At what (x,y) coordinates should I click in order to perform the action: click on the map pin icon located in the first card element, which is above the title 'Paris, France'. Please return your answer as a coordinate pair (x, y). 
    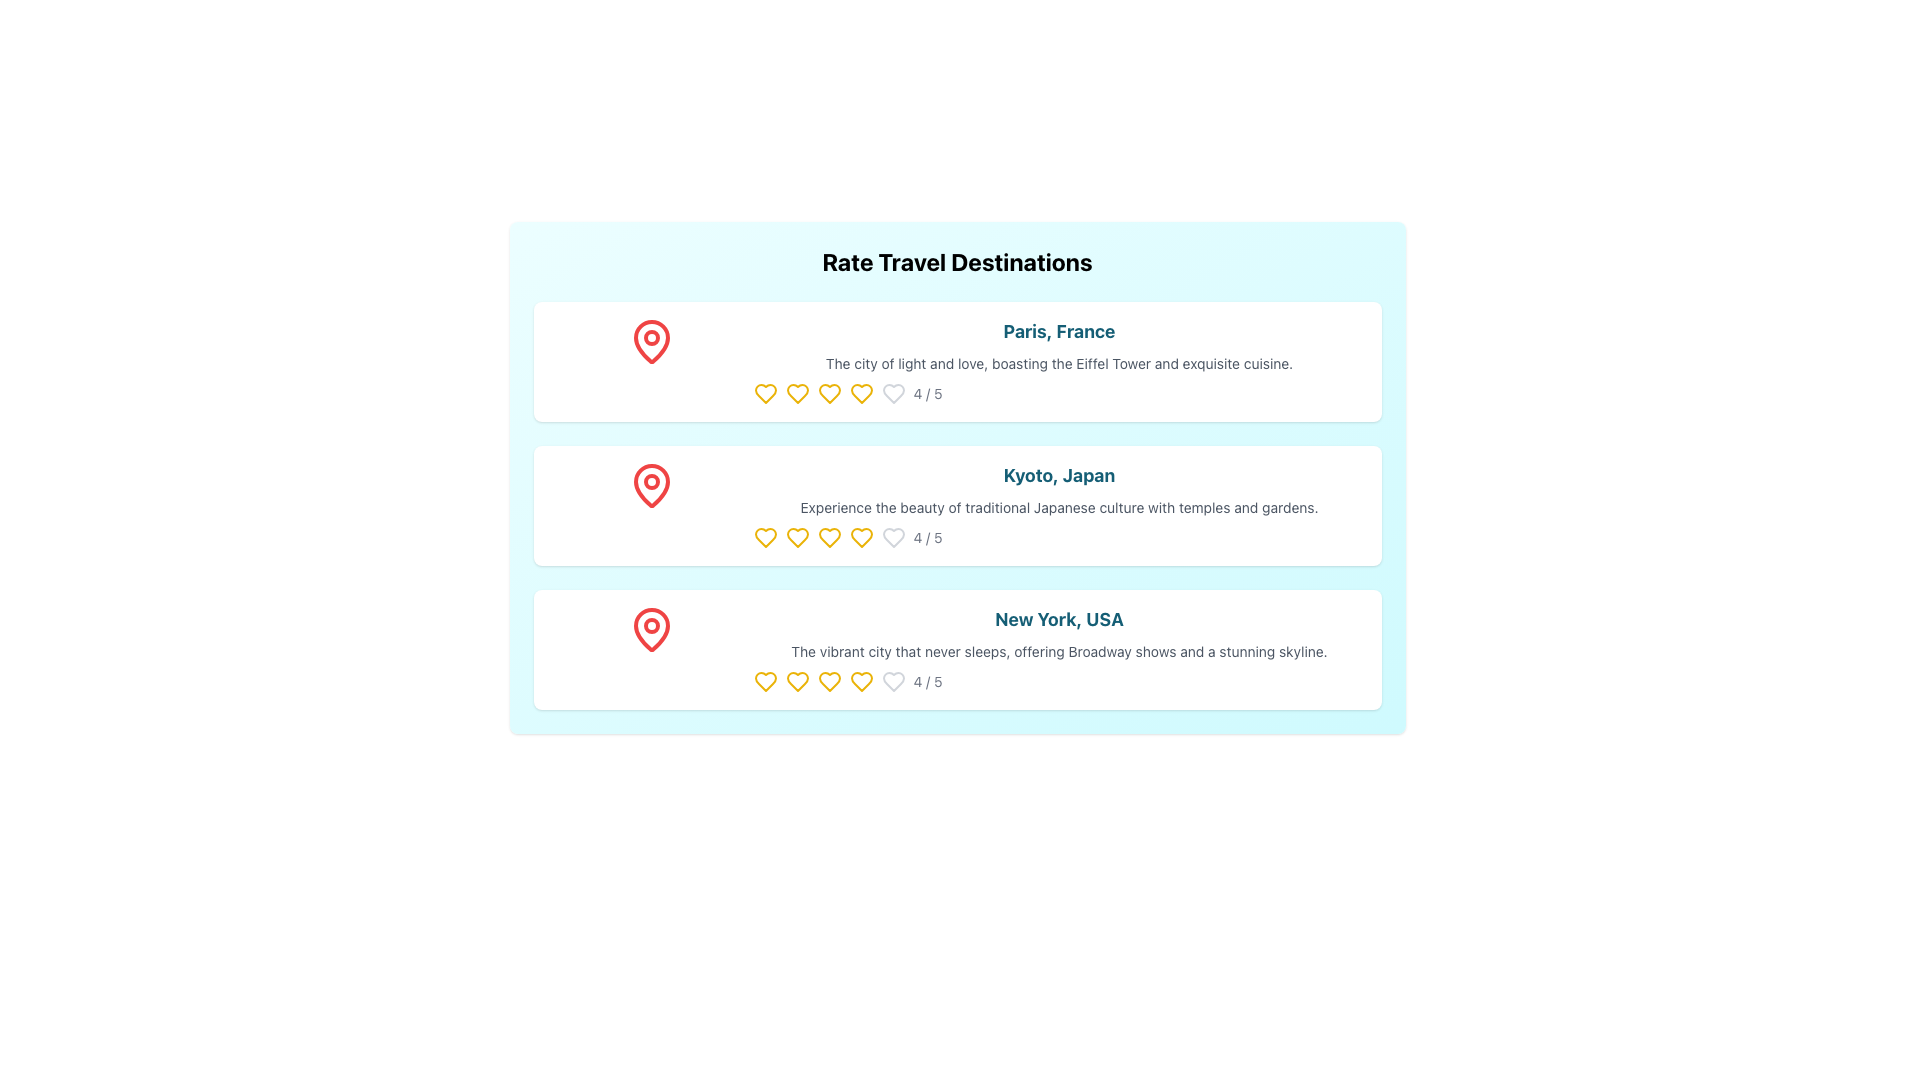
    Looking at the image, I should click on (651, 362).